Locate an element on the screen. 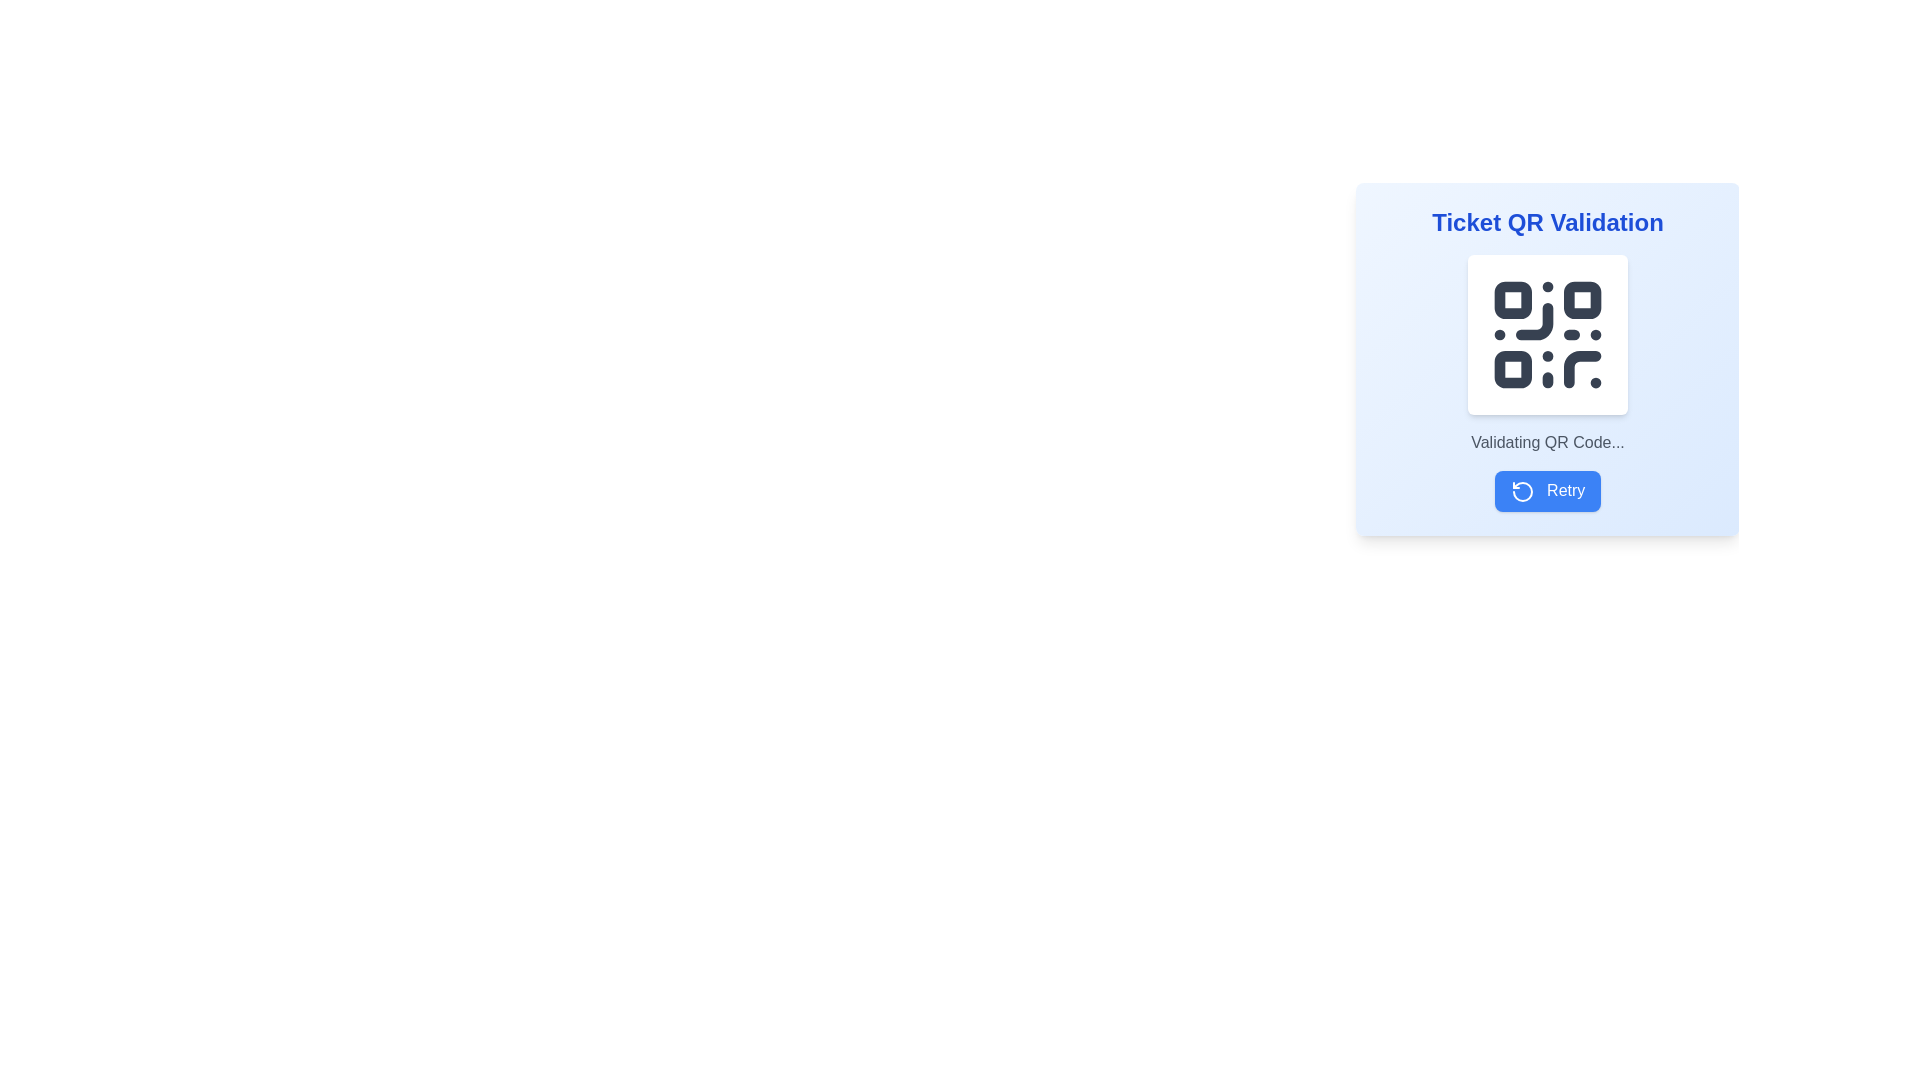  the blue rounded button labeled 'Retry' with a leftward-rotating arrow icon is located at coordinates (1546, 491).